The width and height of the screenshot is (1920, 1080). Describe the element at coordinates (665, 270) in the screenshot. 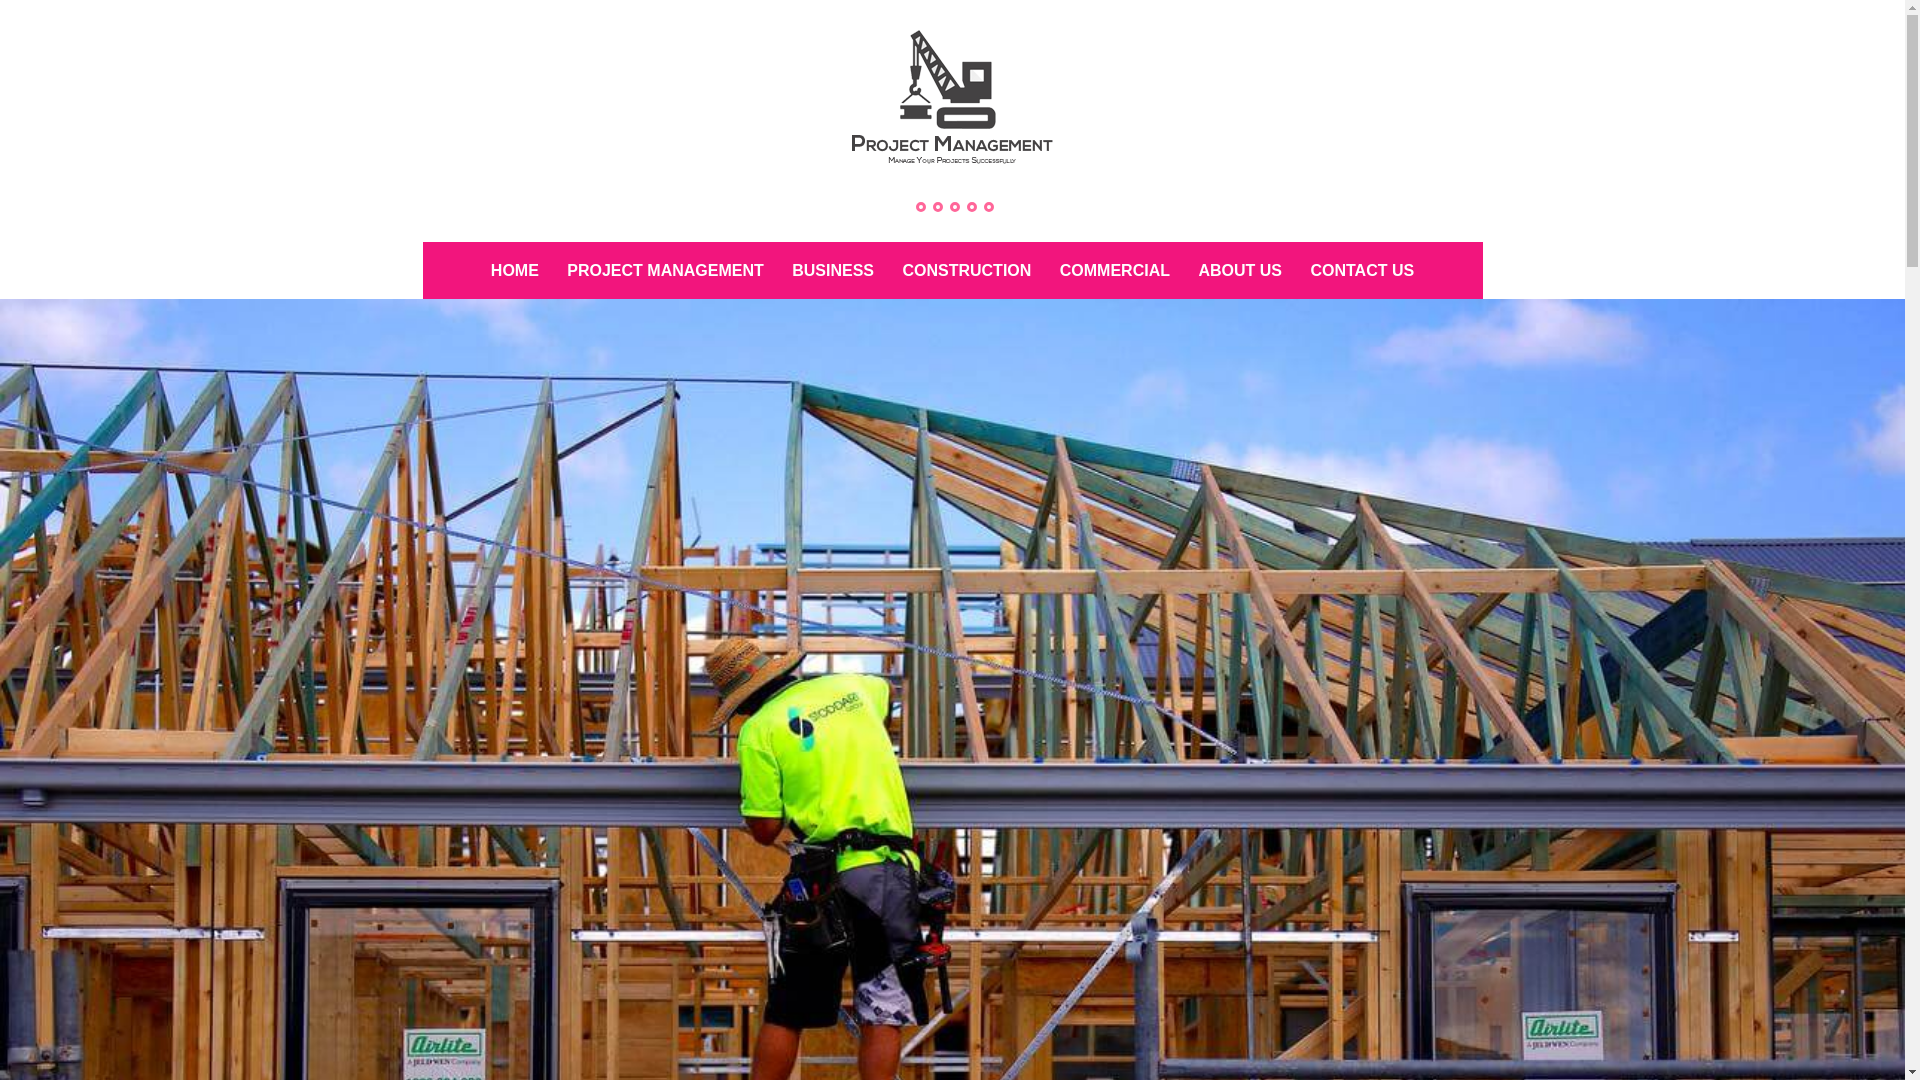

I see `'PROJECT MANAGEMENT'` at that location.